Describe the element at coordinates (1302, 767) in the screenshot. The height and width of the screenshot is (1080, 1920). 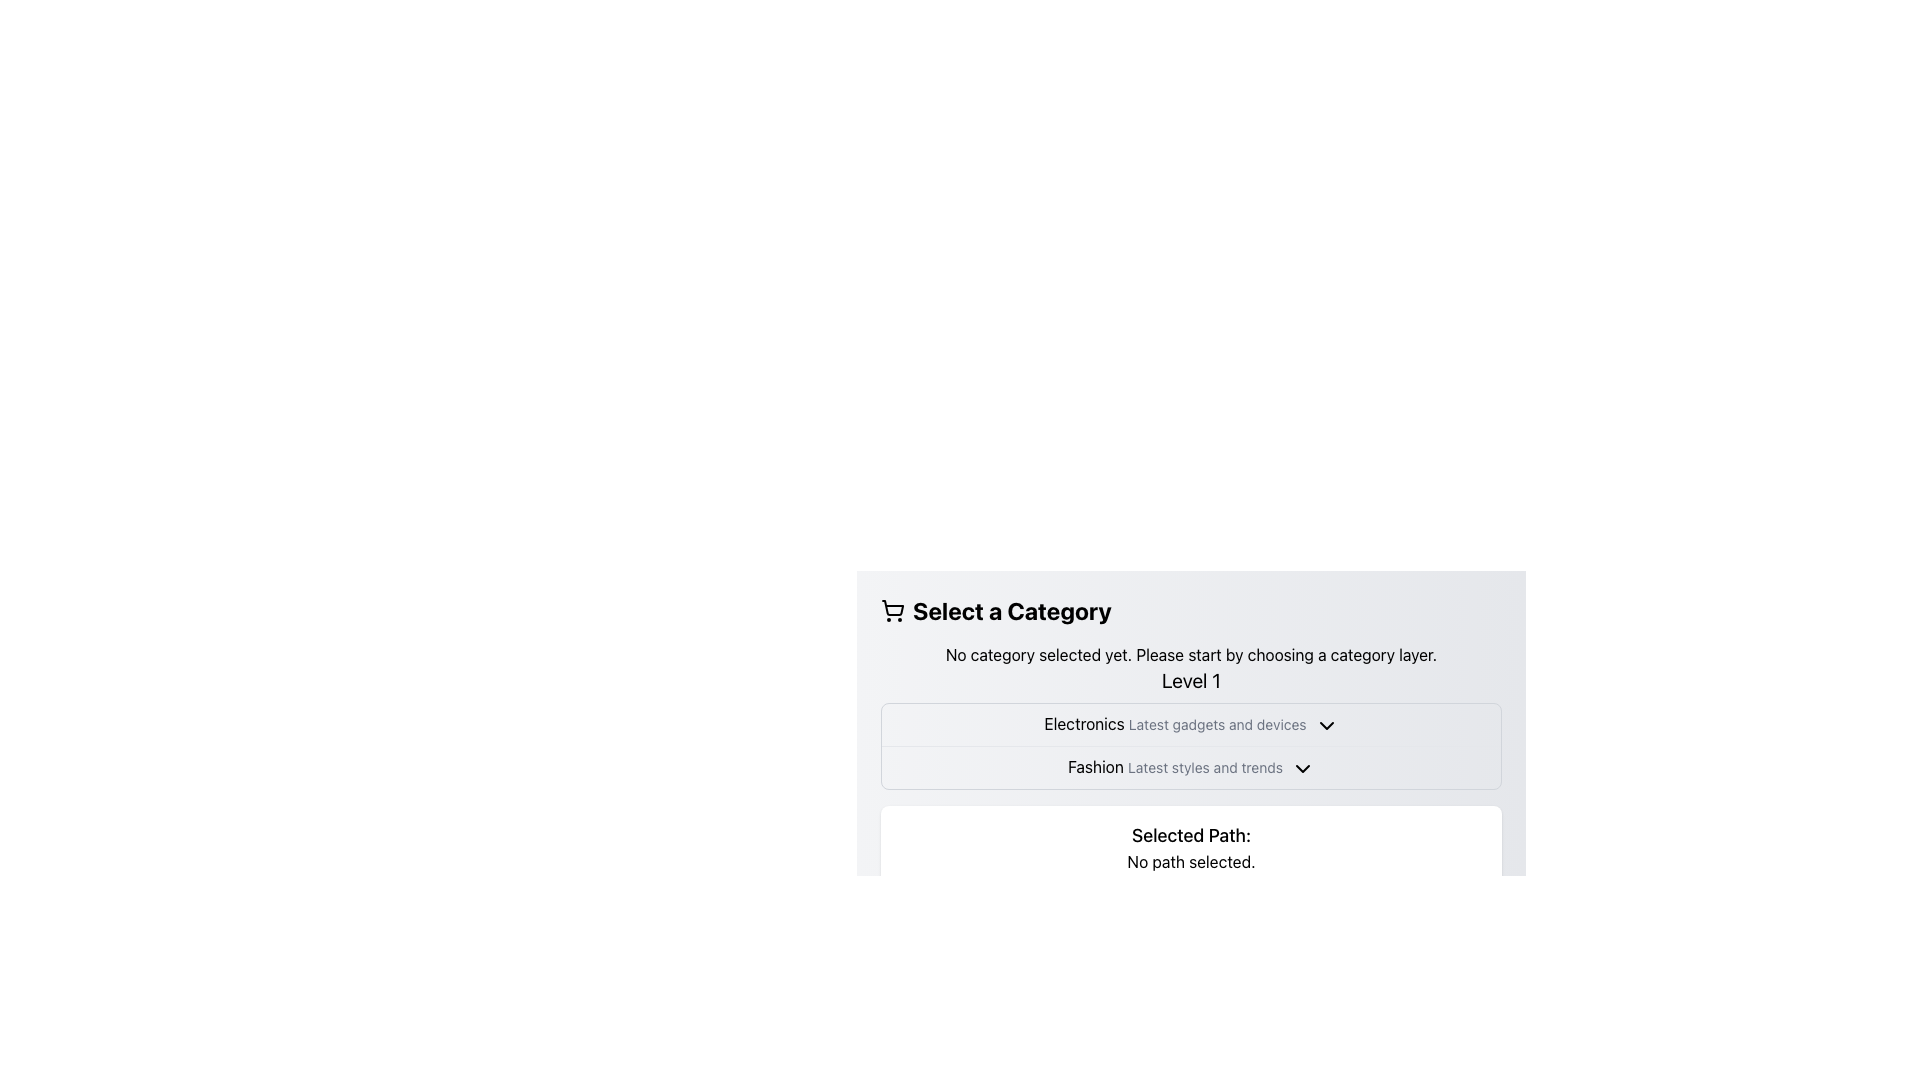
I see `the downward-facing chevron icon located to the right of the text 'Fashion Latest styles and trends'` at that location.